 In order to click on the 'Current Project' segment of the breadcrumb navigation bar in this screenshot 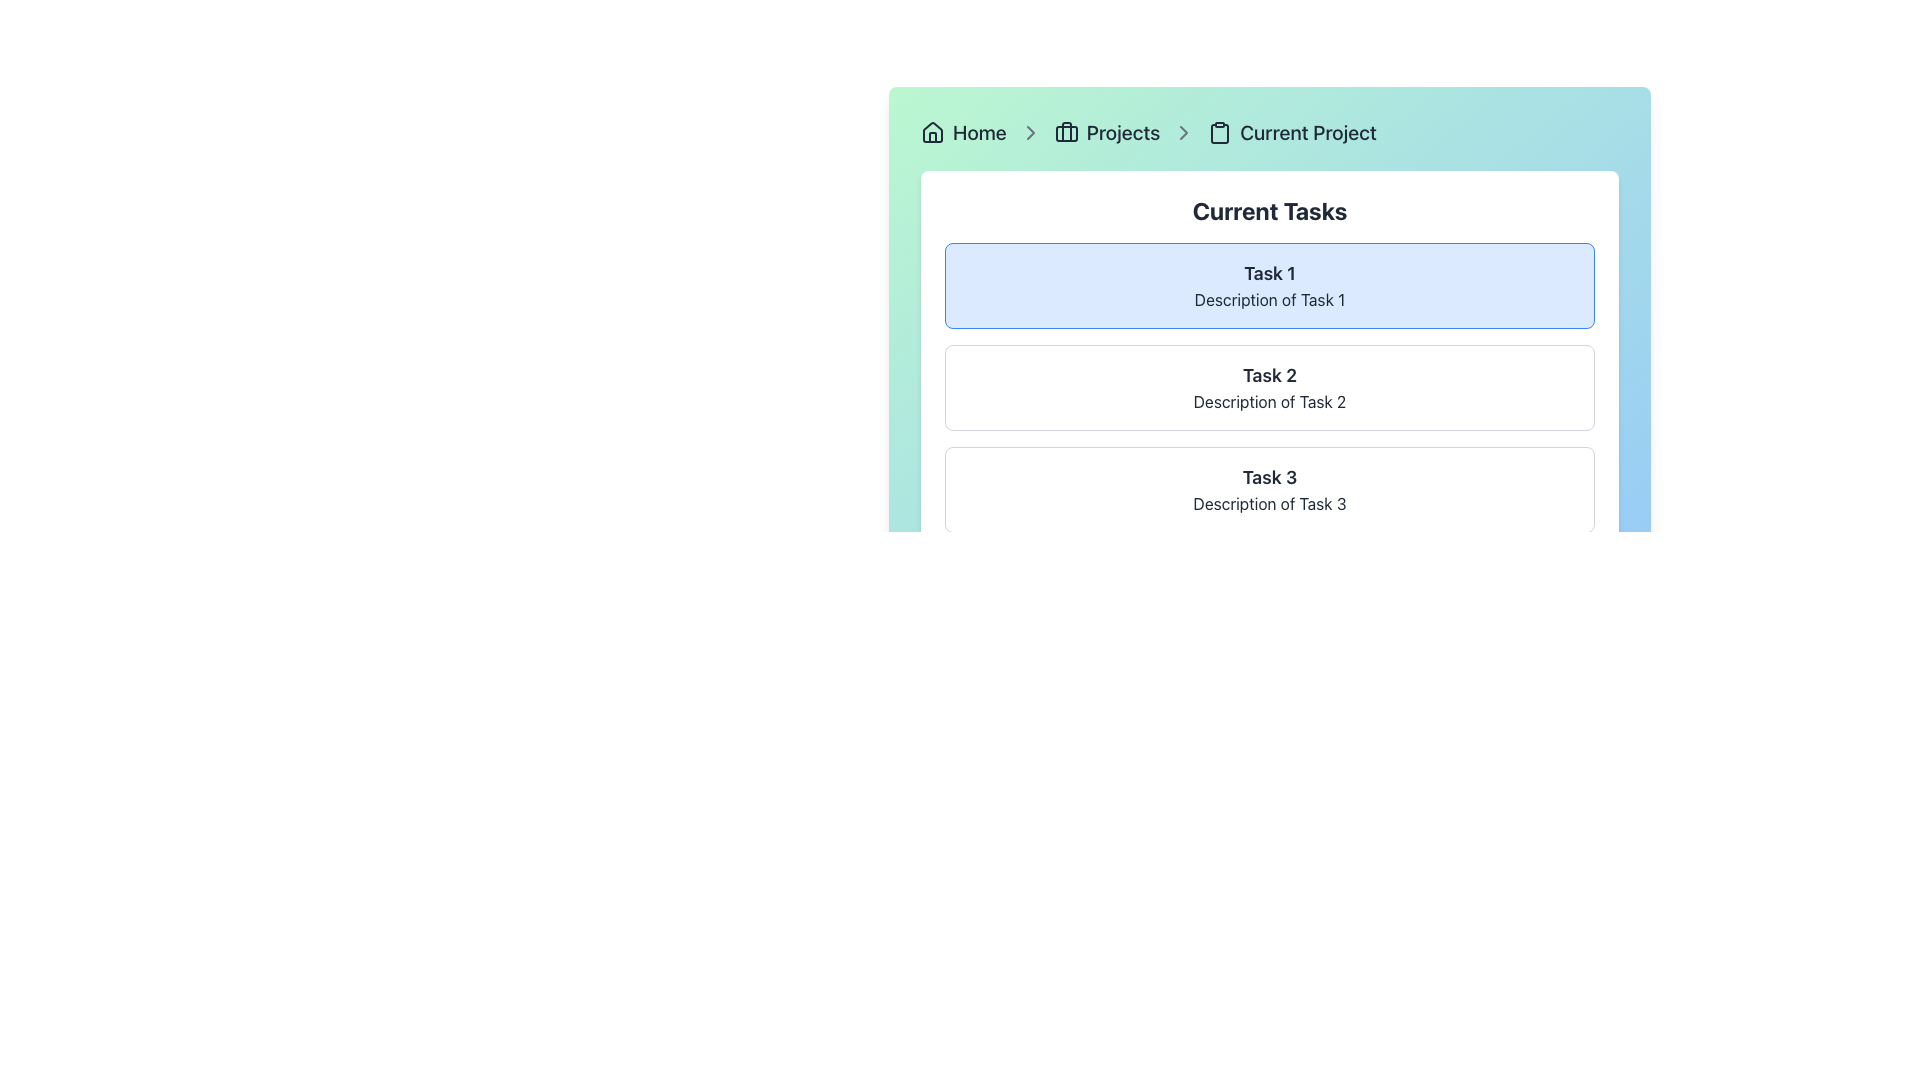, I will do `click(1269, 132)`.